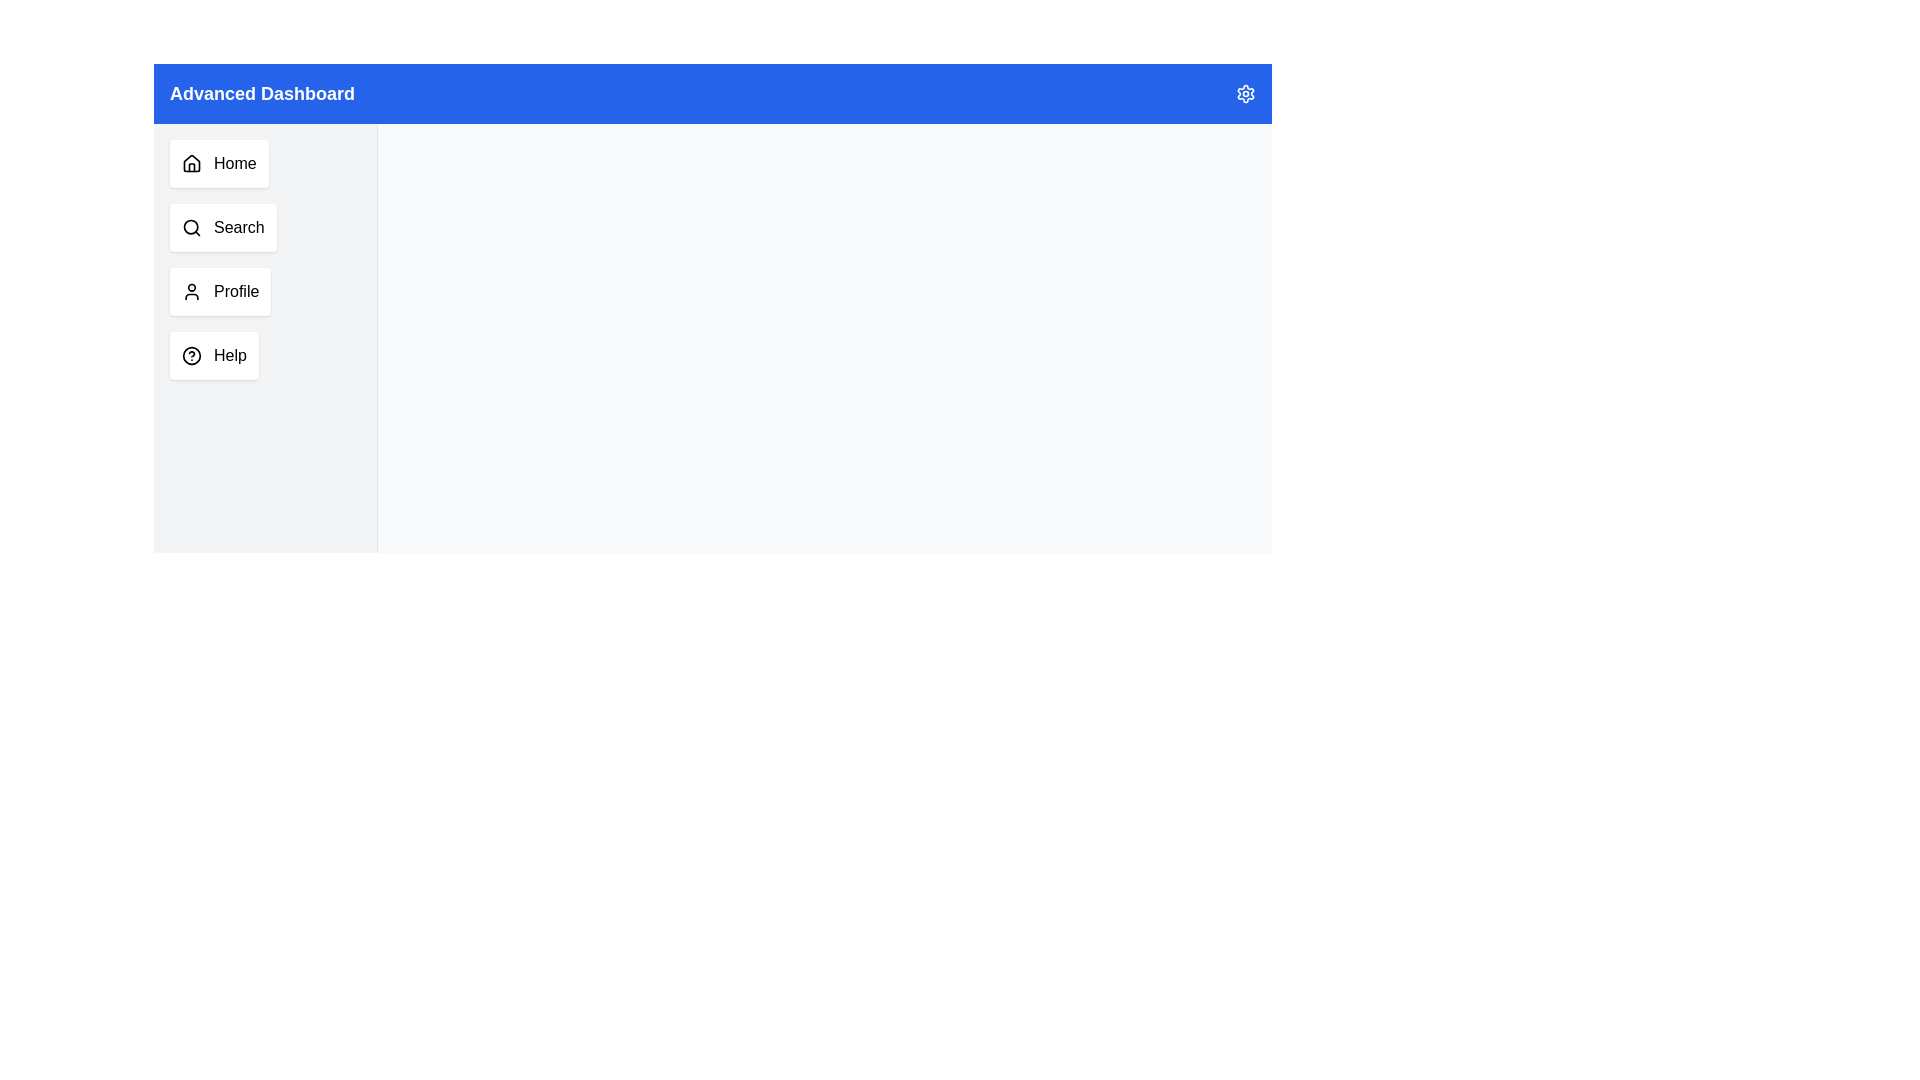 The height and width of the screenshot is (1080, 1920). Describe the element at coordinates (192, 161) in the screenshot. I see `the 'Home' navigation icon located at the top of the vertical list on the left side of the interface` at that location.